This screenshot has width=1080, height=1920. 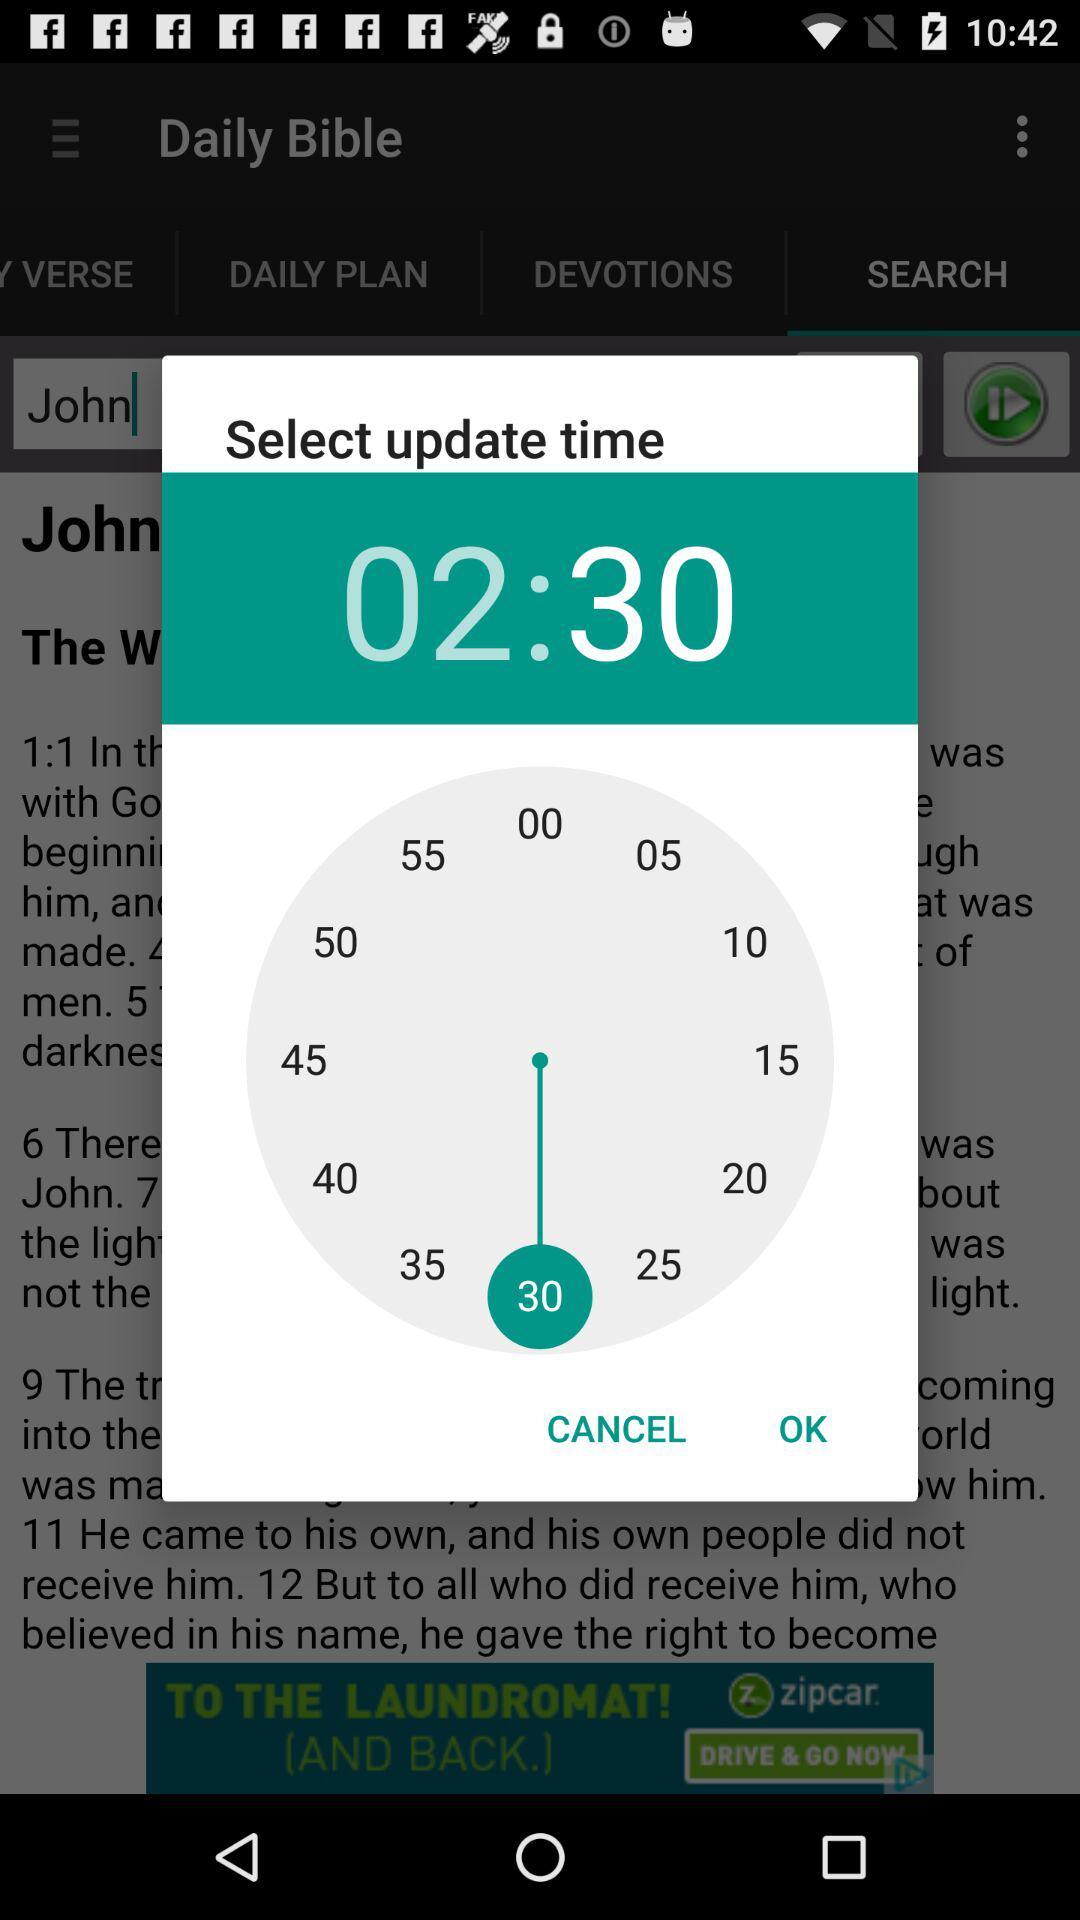 I want to click on item at the bottom right corner, so click(x=801, y=1427).